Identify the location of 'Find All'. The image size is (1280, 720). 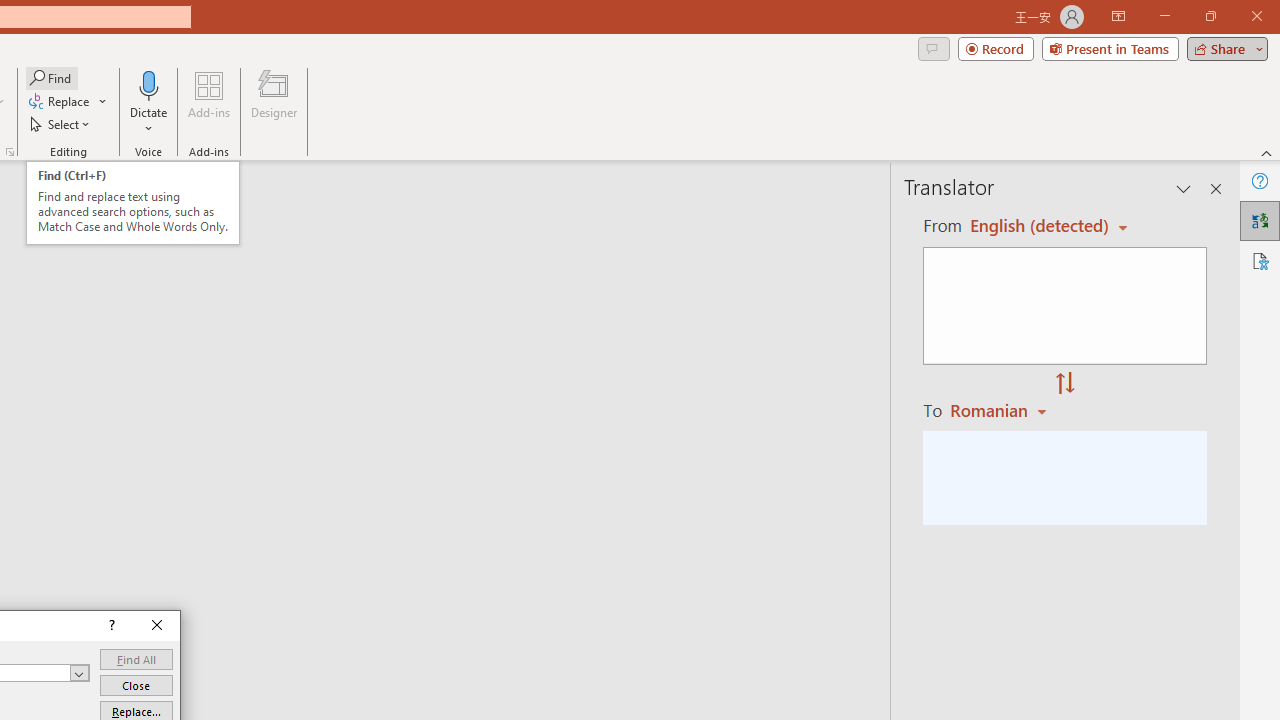
(135, 659).